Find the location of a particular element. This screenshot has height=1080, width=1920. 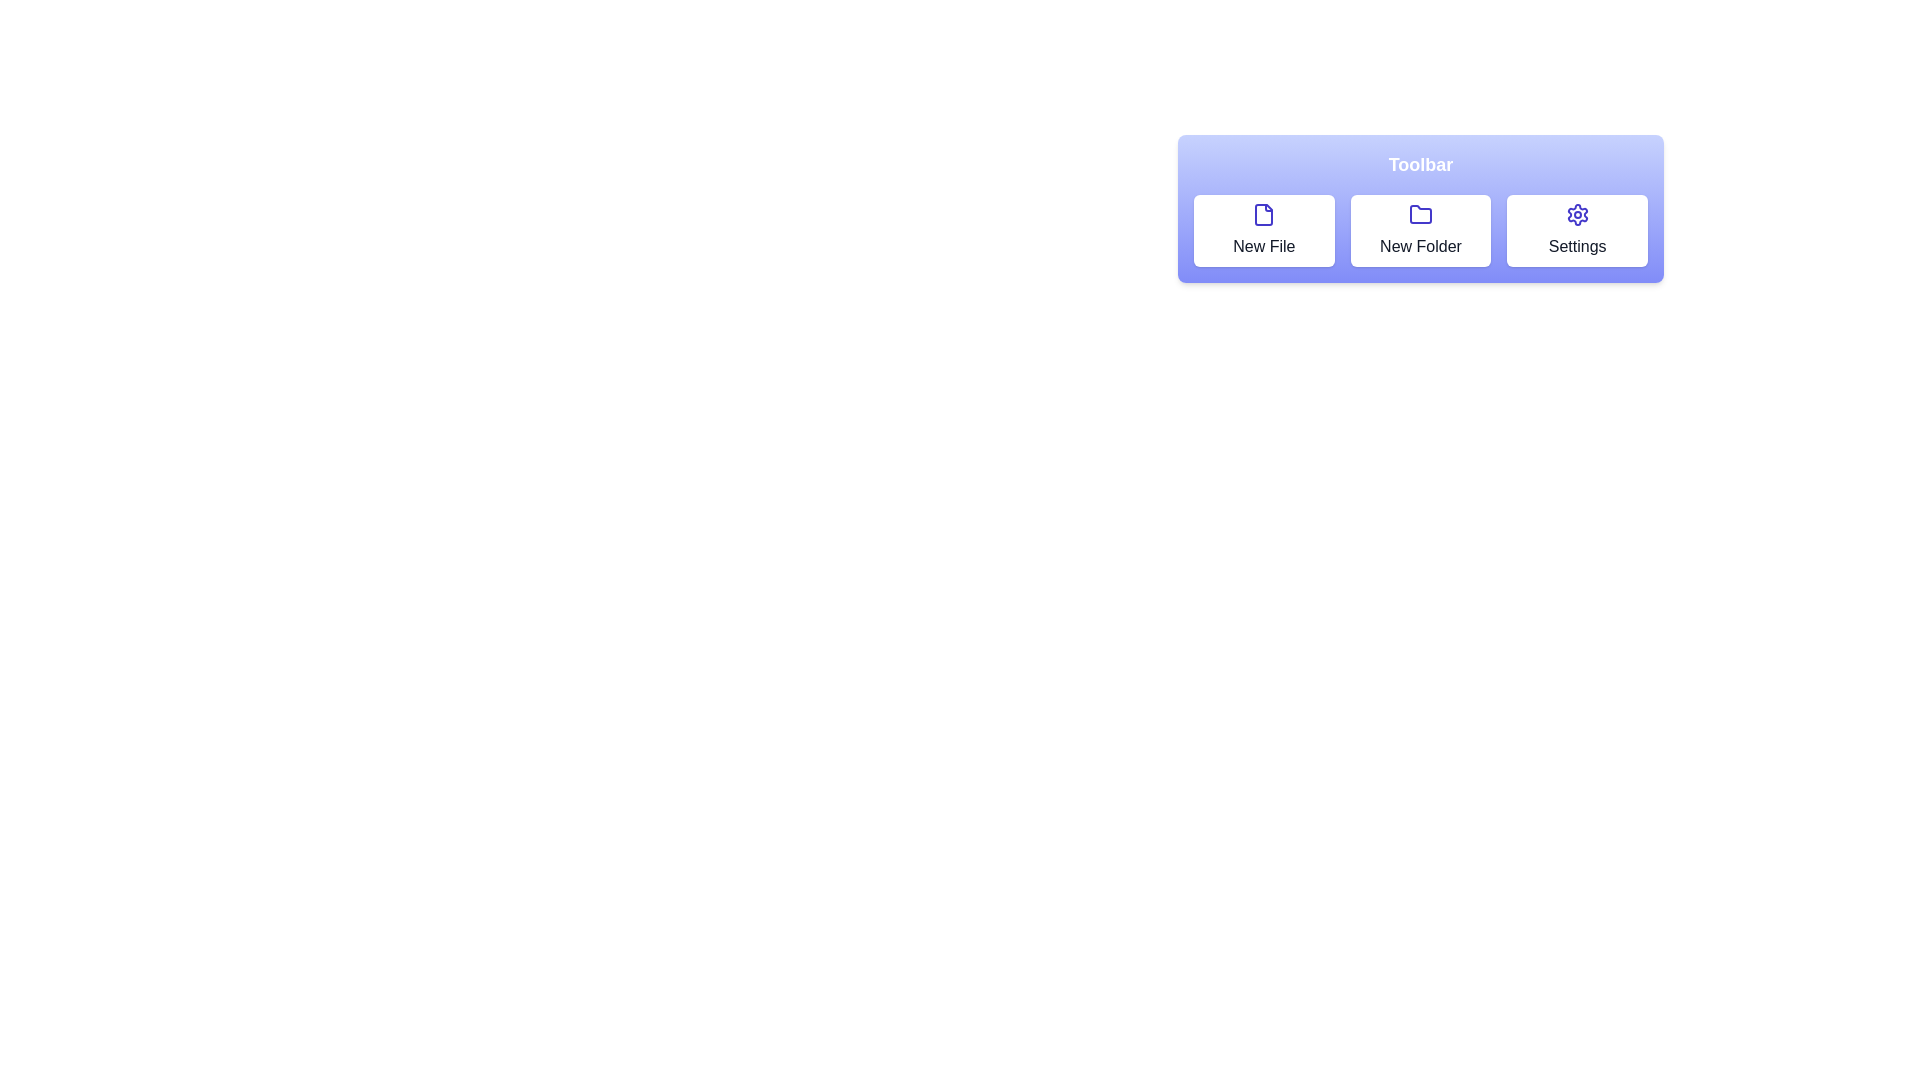

the 'New File' SVG icon located in the leftmost segment of the toolbar, which is visually organized into three segments horizontally arranged is located at coordinates (1263, 215).